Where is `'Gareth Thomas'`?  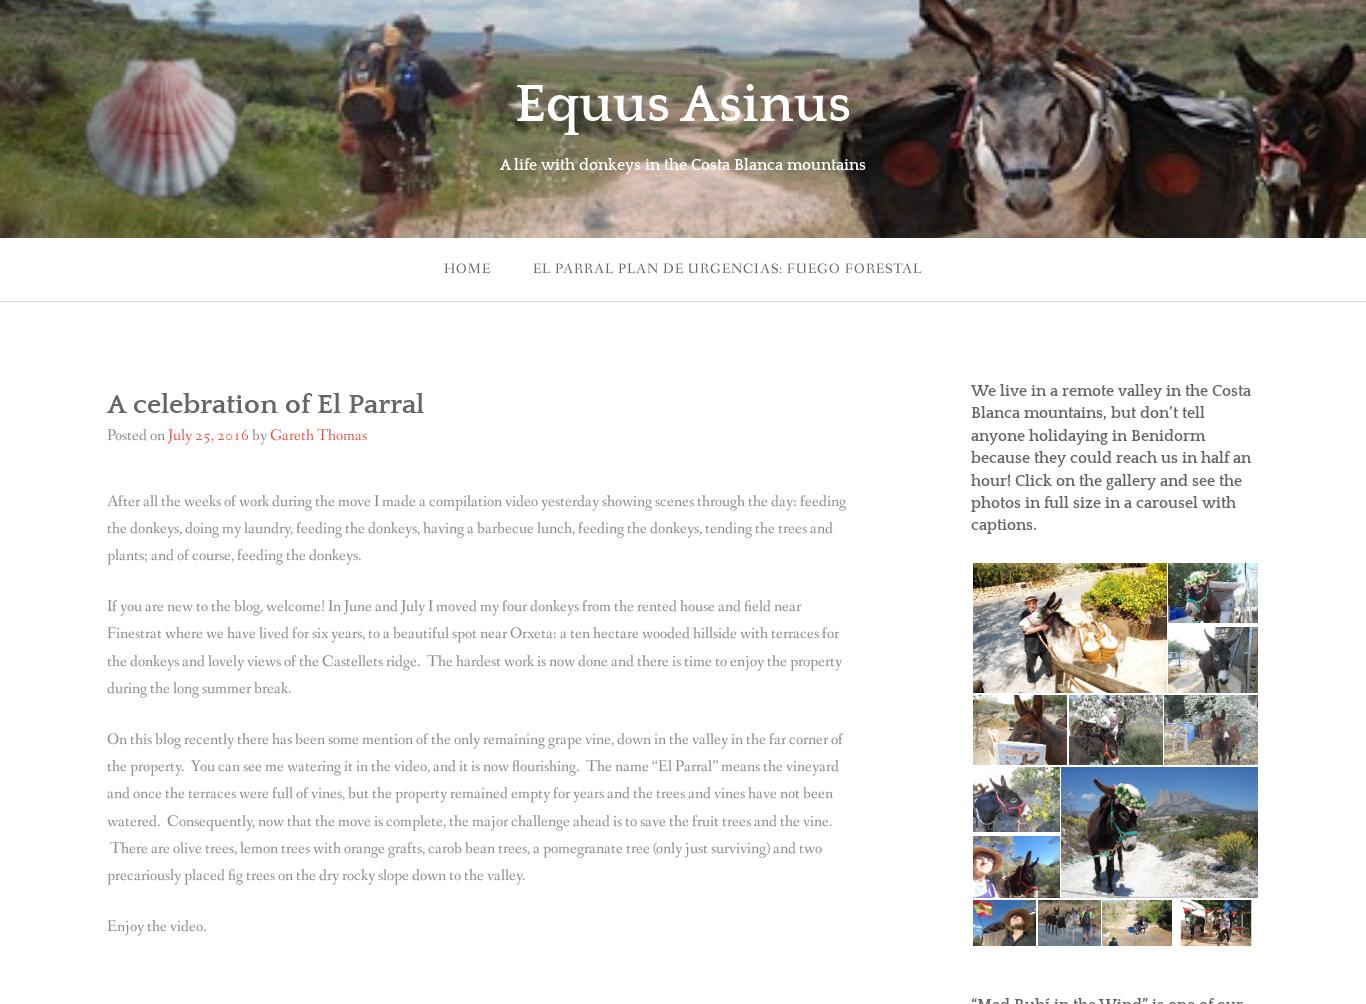 'Gareth Thomas' is located at coordinates (318, 433).